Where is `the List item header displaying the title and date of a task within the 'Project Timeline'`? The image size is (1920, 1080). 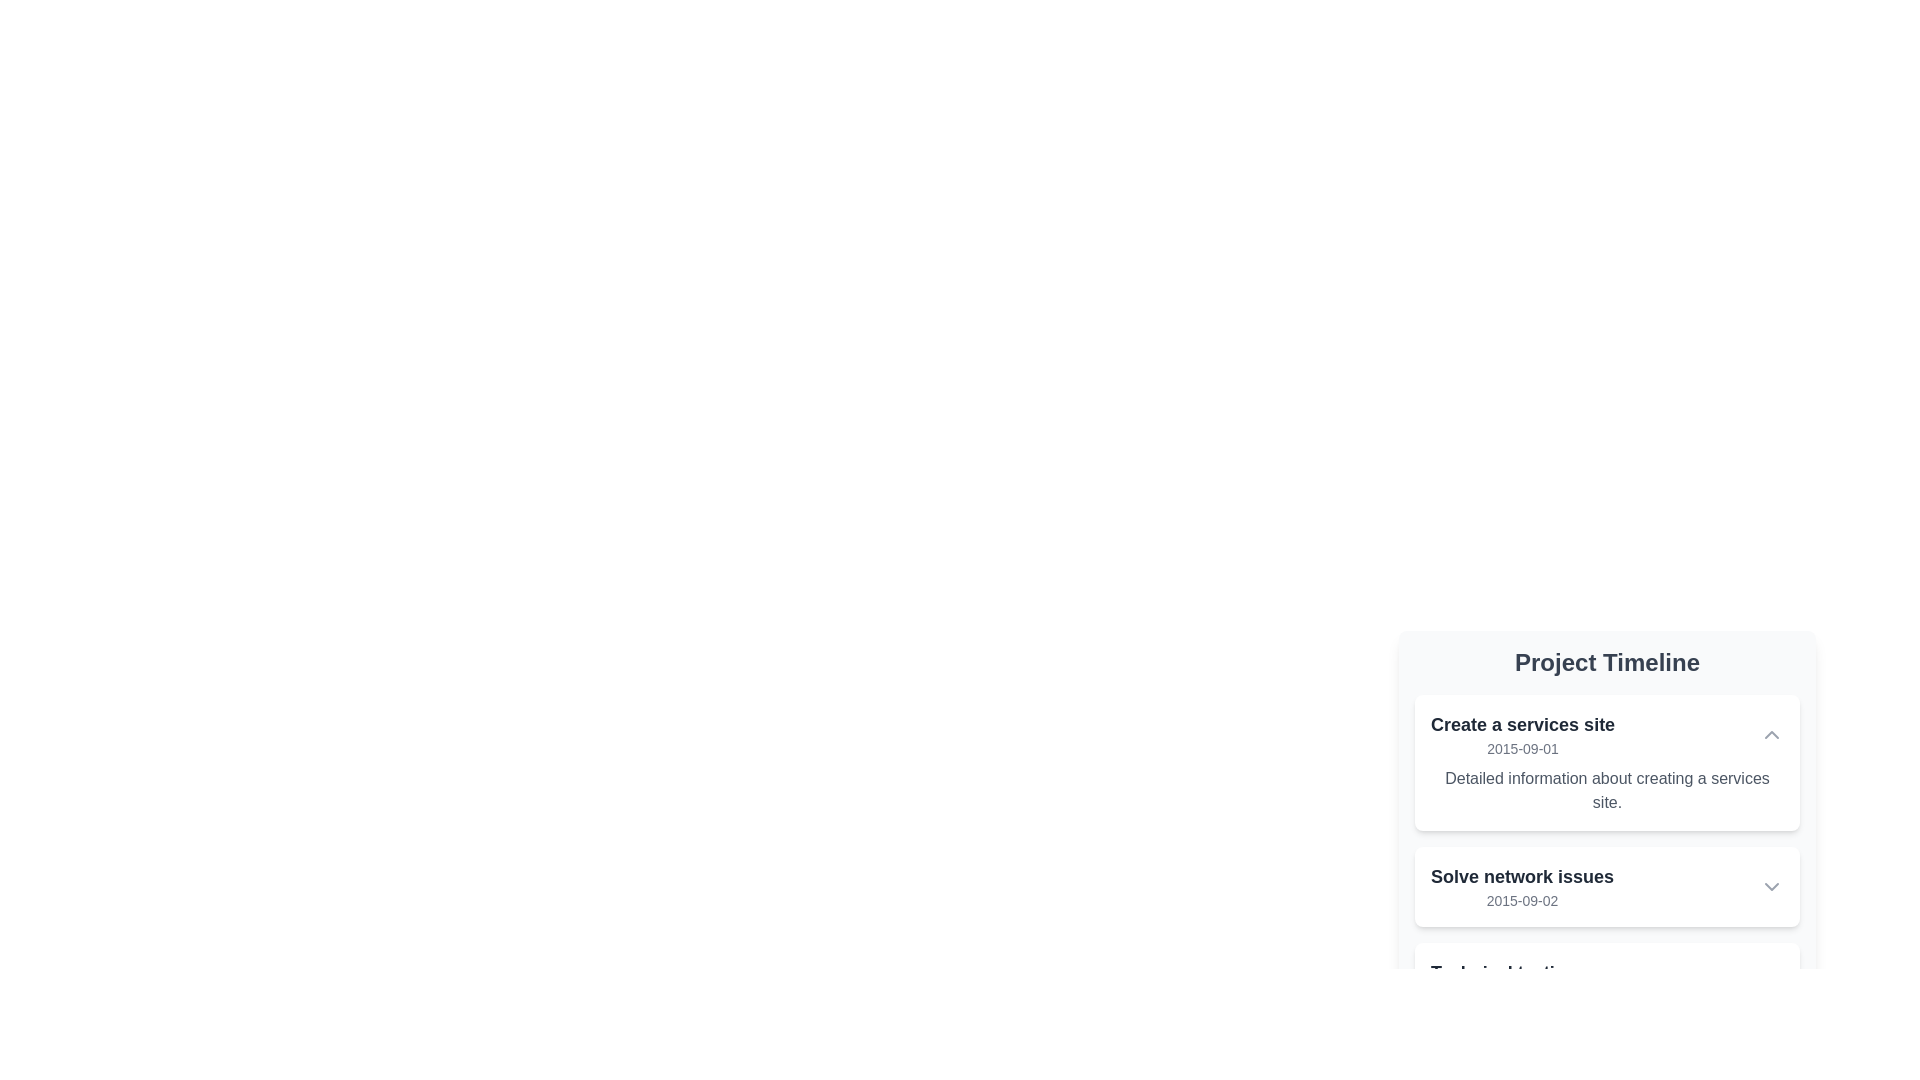 the List item header displaying the title and date of a task within the 'Project Timeline' is located at coordinates (1522, 735).